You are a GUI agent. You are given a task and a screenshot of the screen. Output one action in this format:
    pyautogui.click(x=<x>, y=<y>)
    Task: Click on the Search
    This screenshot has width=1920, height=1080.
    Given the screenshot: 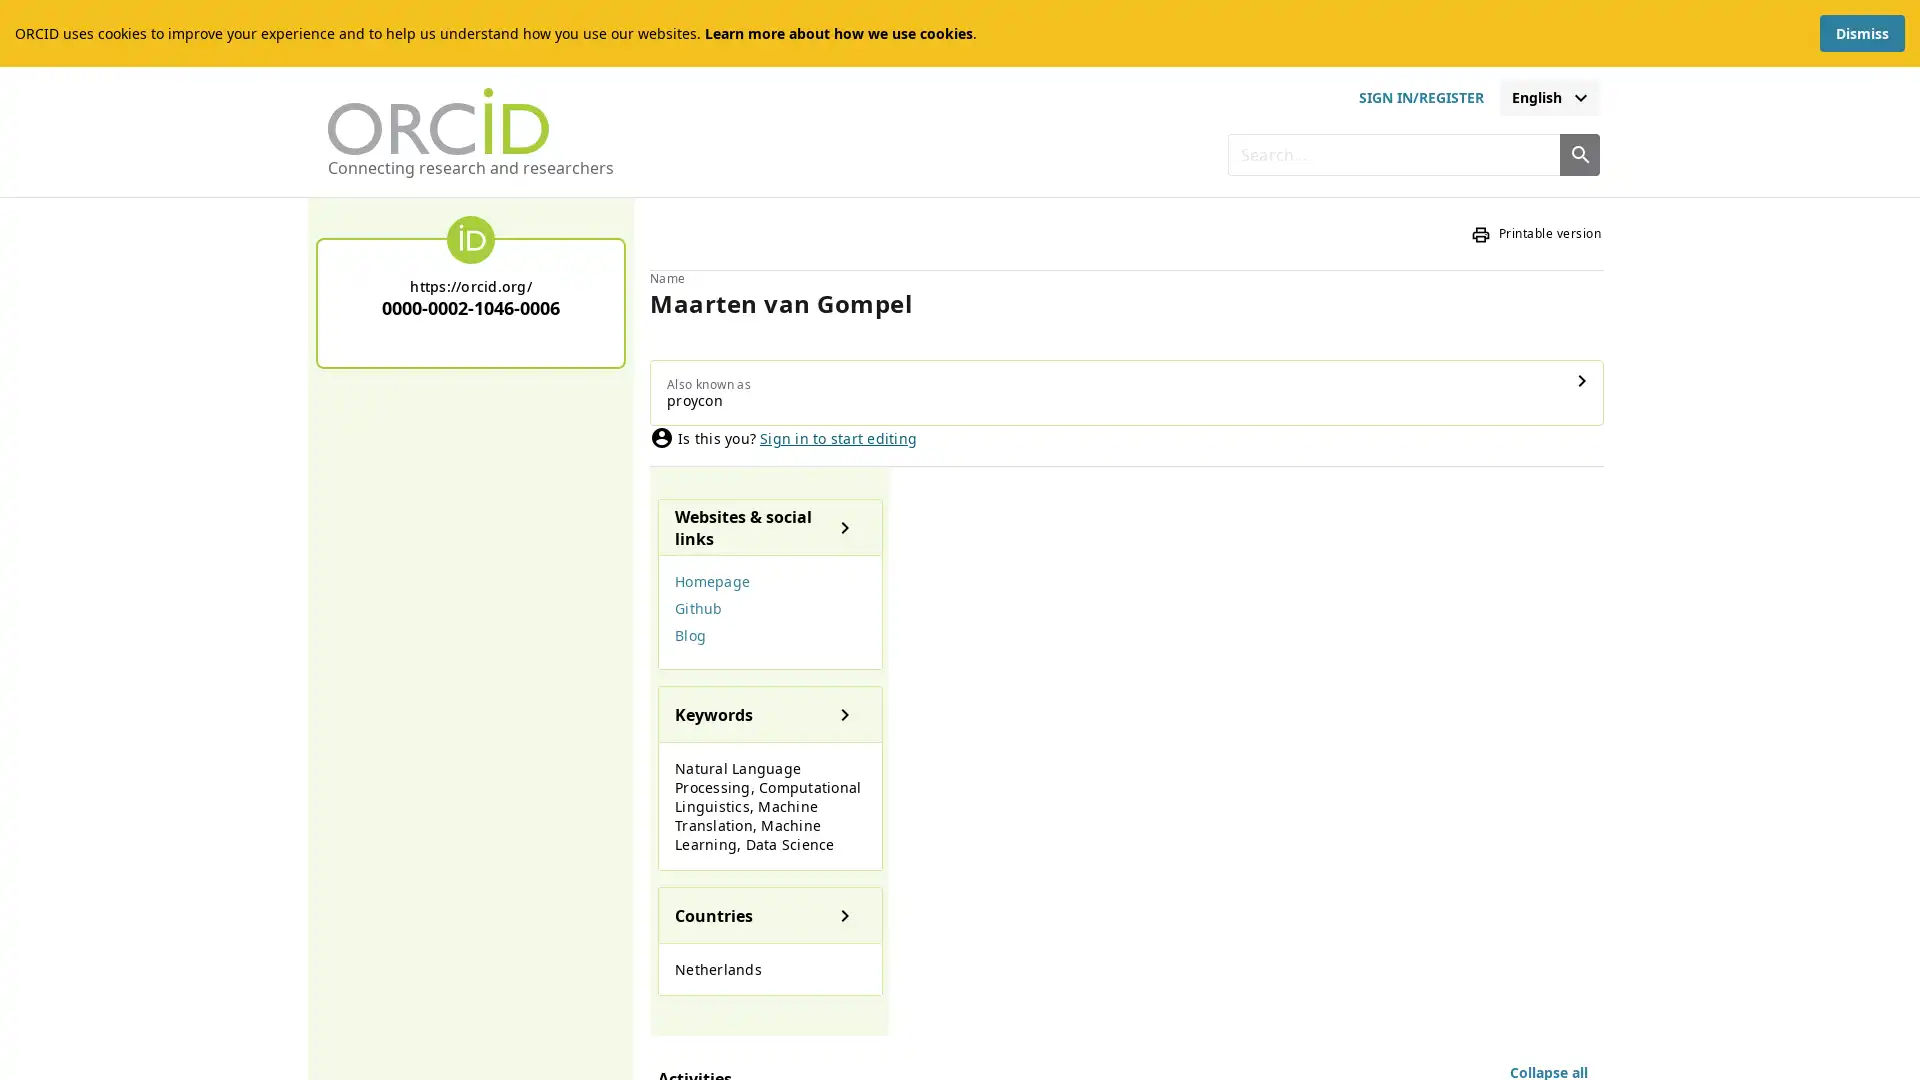 What is the action you would take?
    pyautogui.click(x=1578, y=153)
    